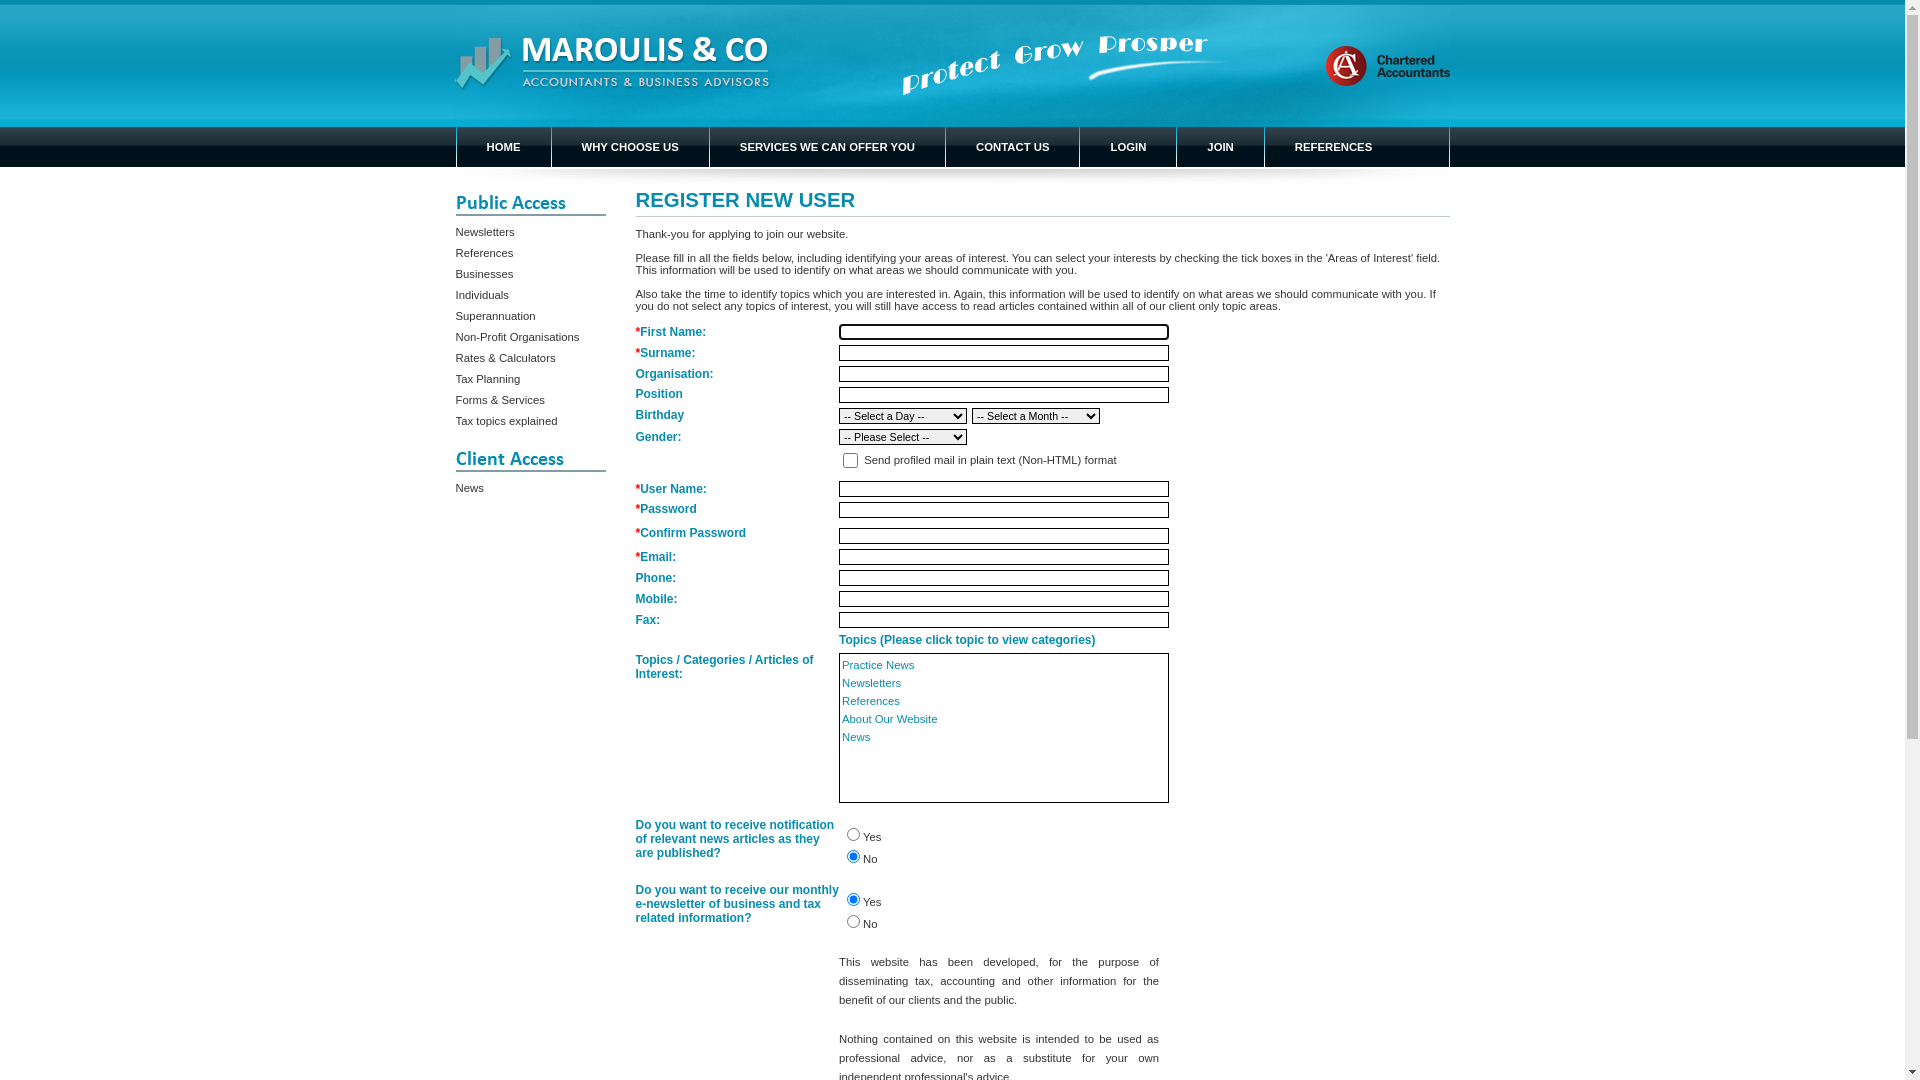 Image resolution: width=1920 pixels, height=1080 pixels. What do you see at coordinates (495, 315) in the screenshot?
I see `'Superannuation'` at bounding box center [495, 315].